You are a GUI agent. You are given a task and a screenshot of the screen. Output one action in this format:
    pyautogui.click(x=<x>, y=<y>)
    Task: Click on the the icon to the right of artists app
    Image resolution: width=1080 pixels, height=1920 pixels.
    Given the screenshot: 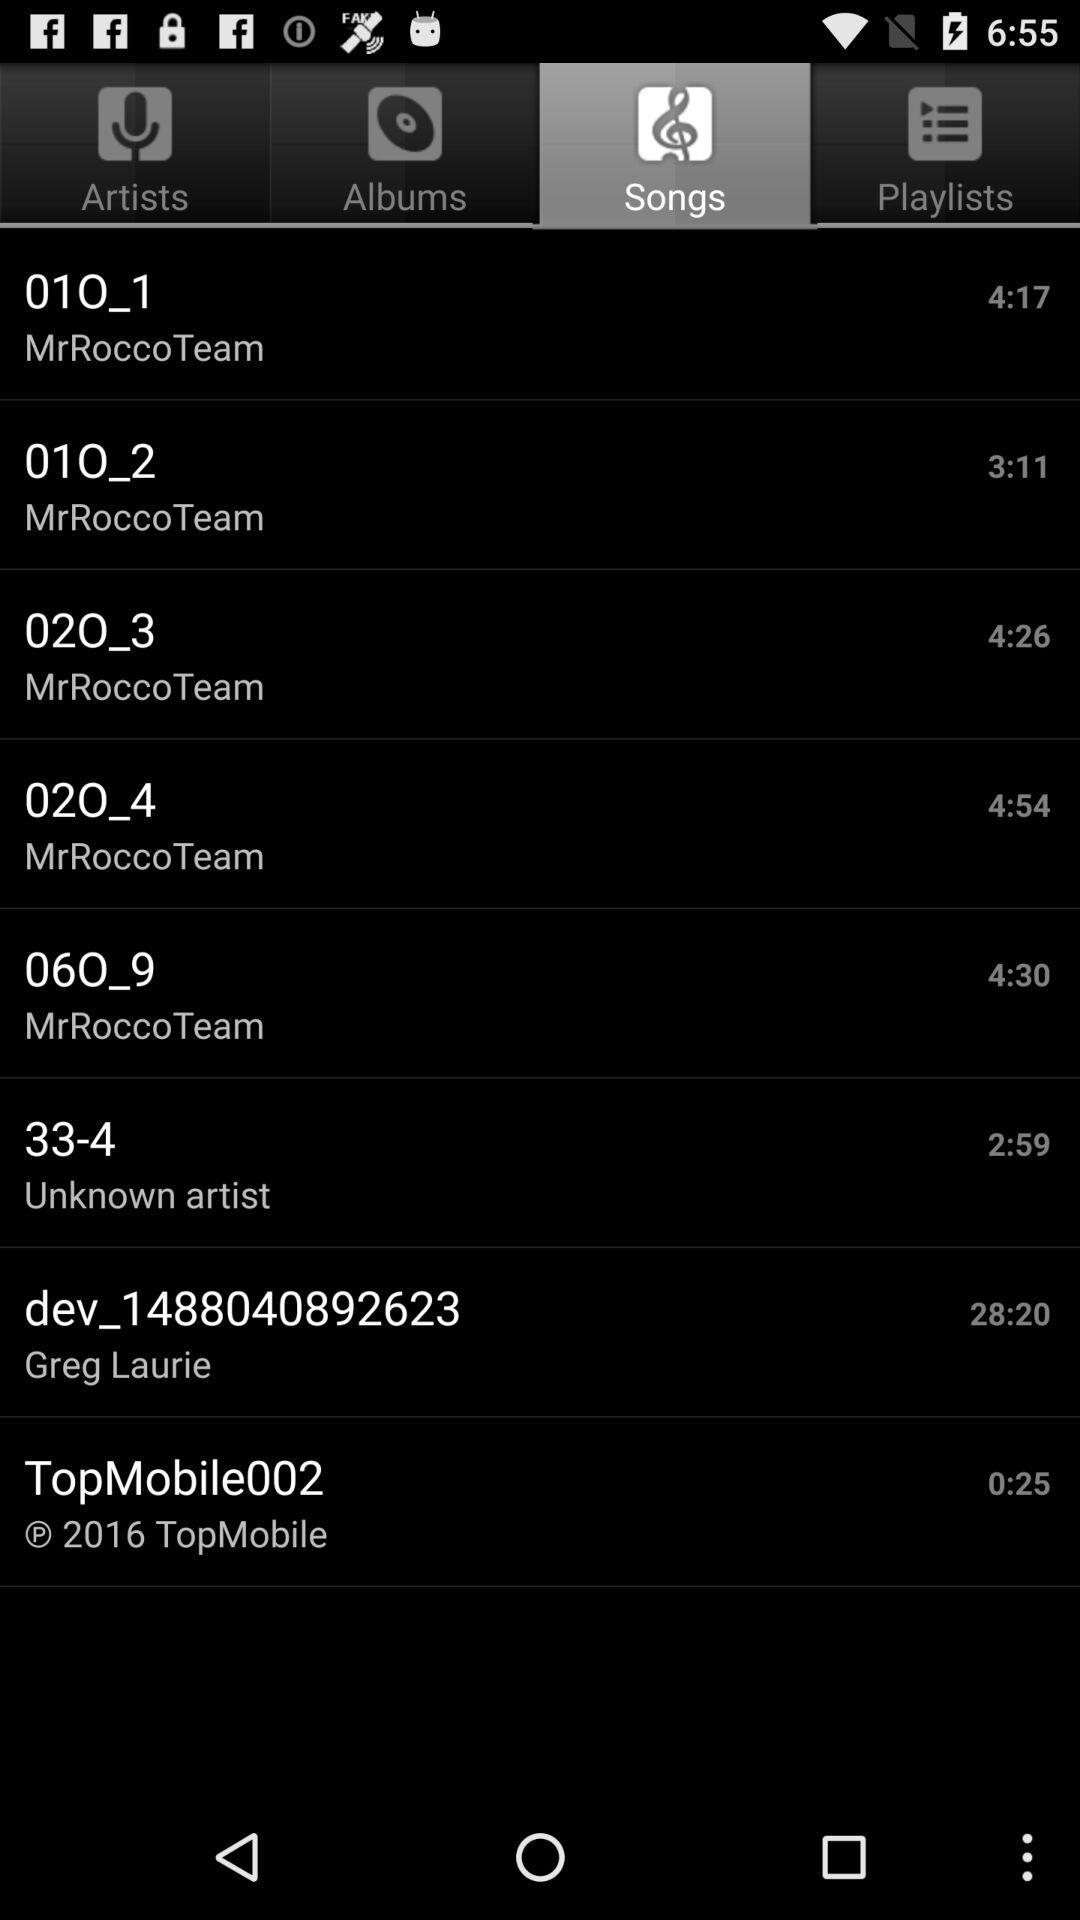 What is the action you would take?
    pyautogui.click(x=675, y=146)
    